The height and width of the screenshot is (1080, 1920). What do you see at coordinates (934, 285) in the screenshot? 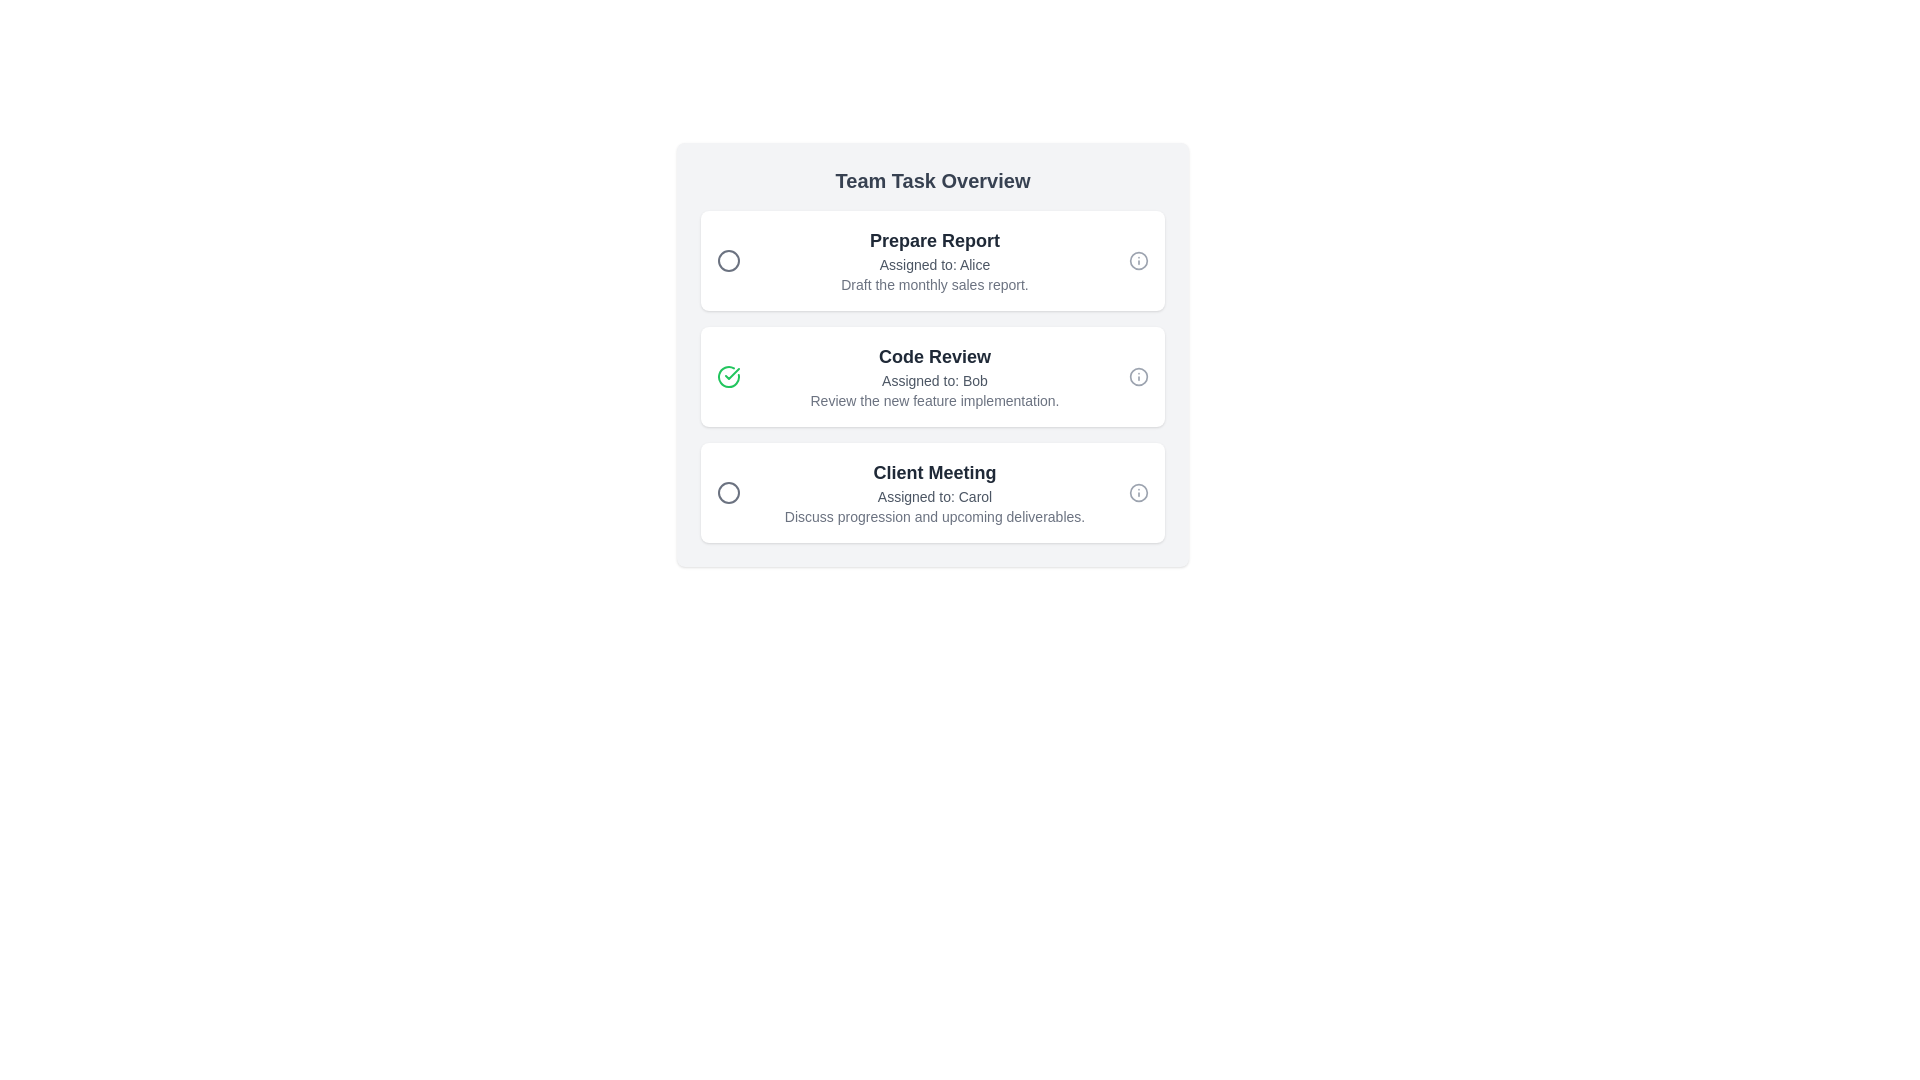
I see `the static text that provides instructions related to the task 'Prepare Report', located under 'Assigned to: Alice' as the third line in the section` at bounding box center [934, 285].